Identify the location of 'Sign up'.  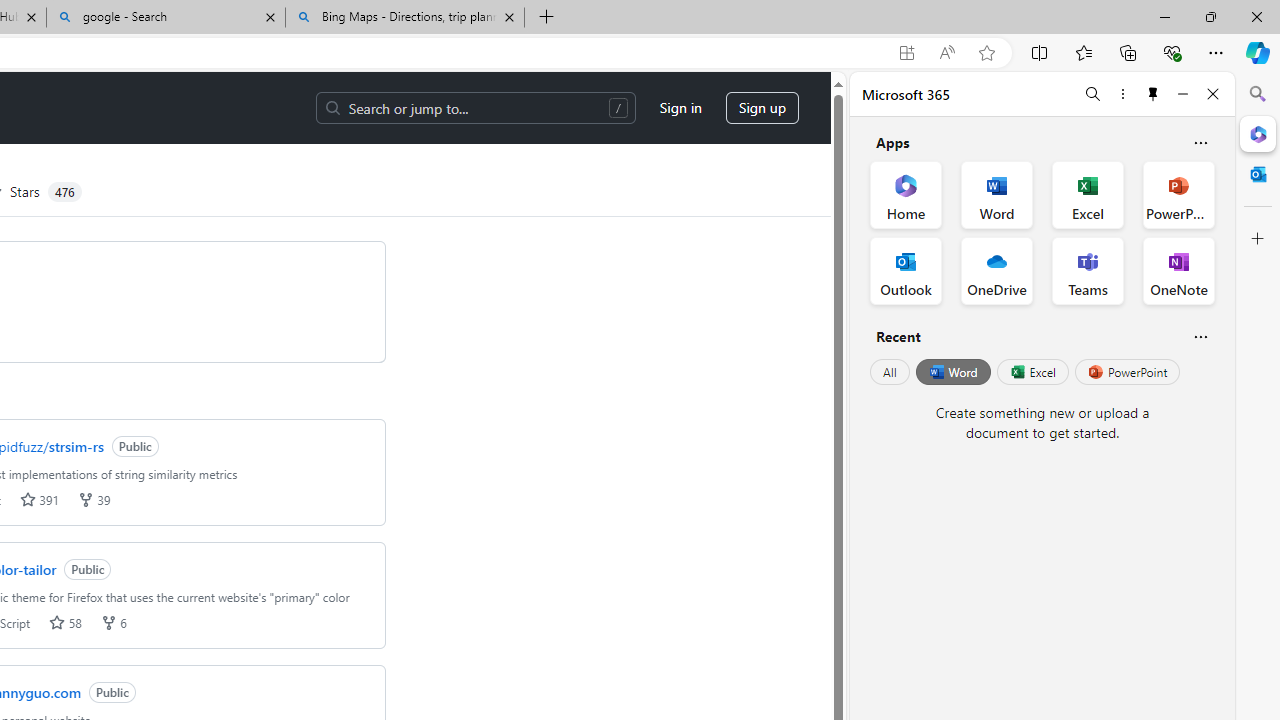
(761, 108).